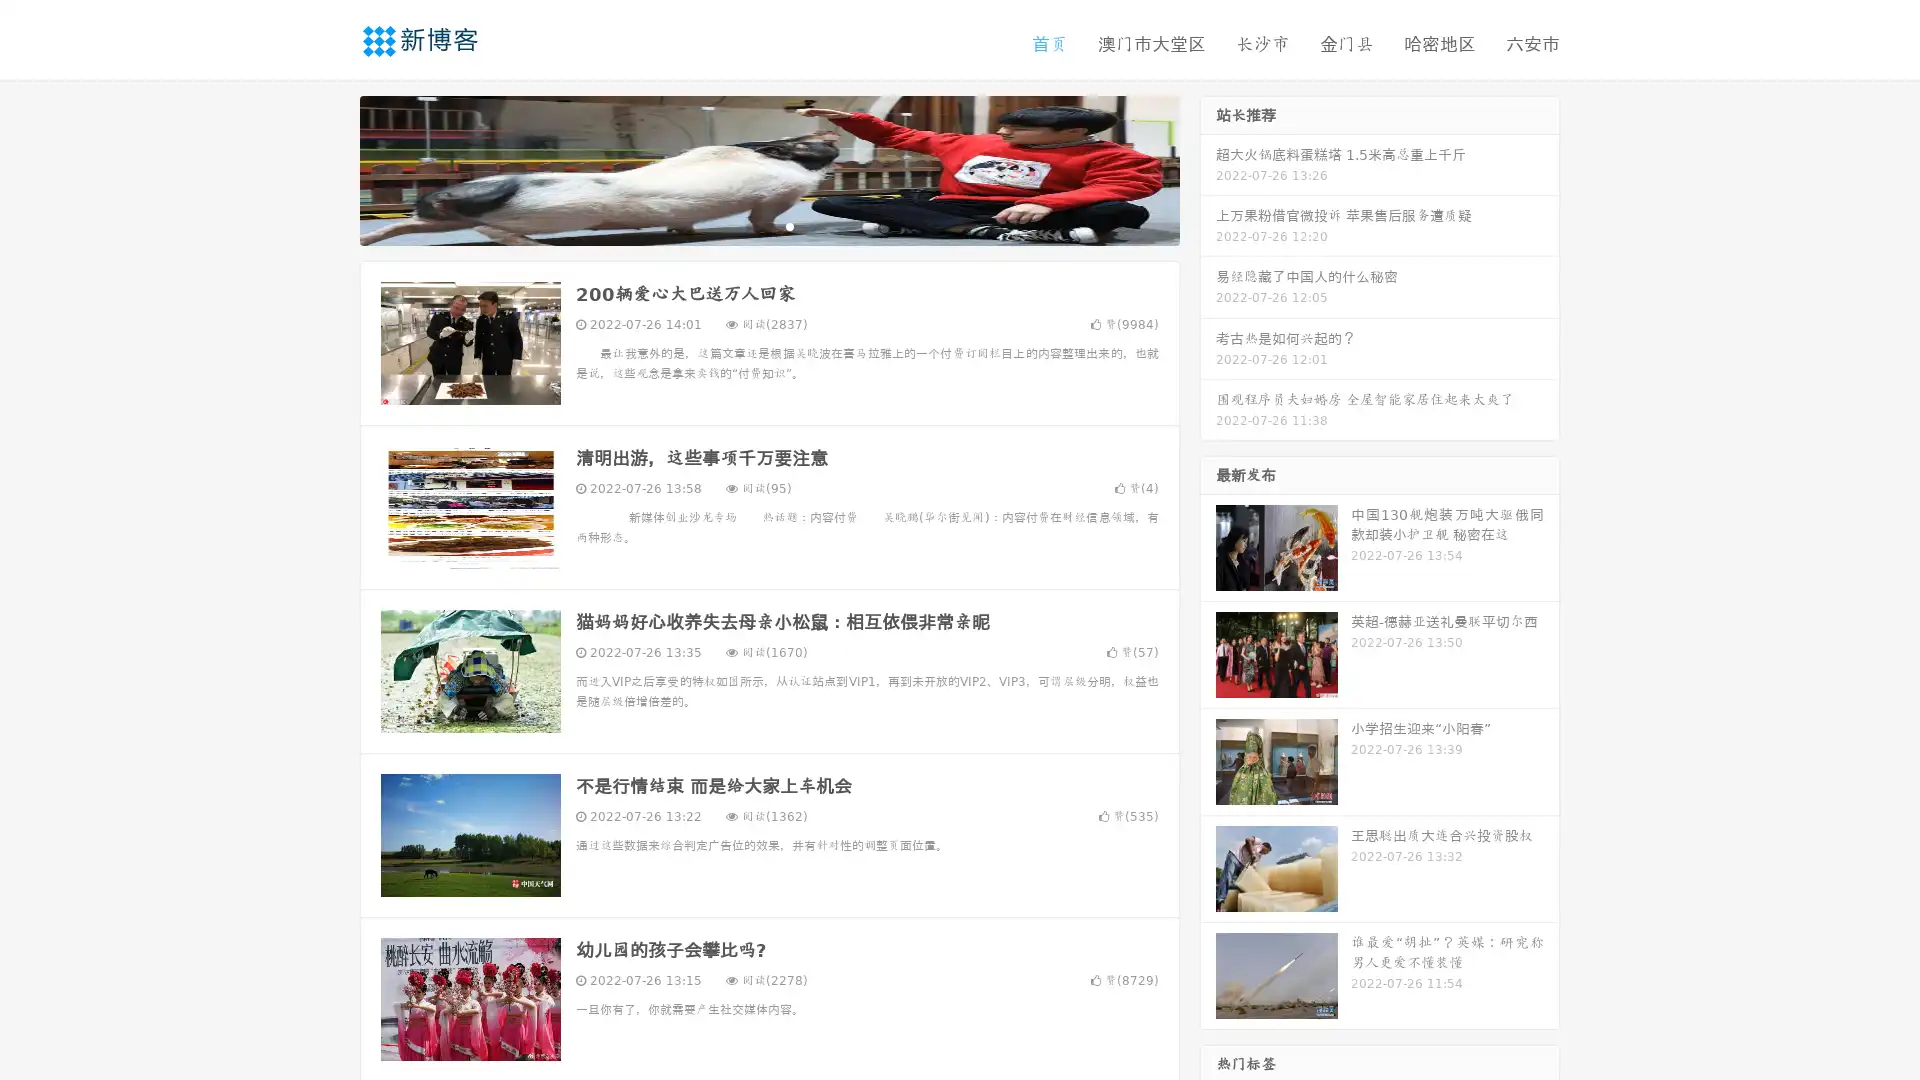 The width and height of the screenshot is (1920, 1080). Describe the element at coordinates (330, 168) in the screenshot. I see `Previous slide` at that location.